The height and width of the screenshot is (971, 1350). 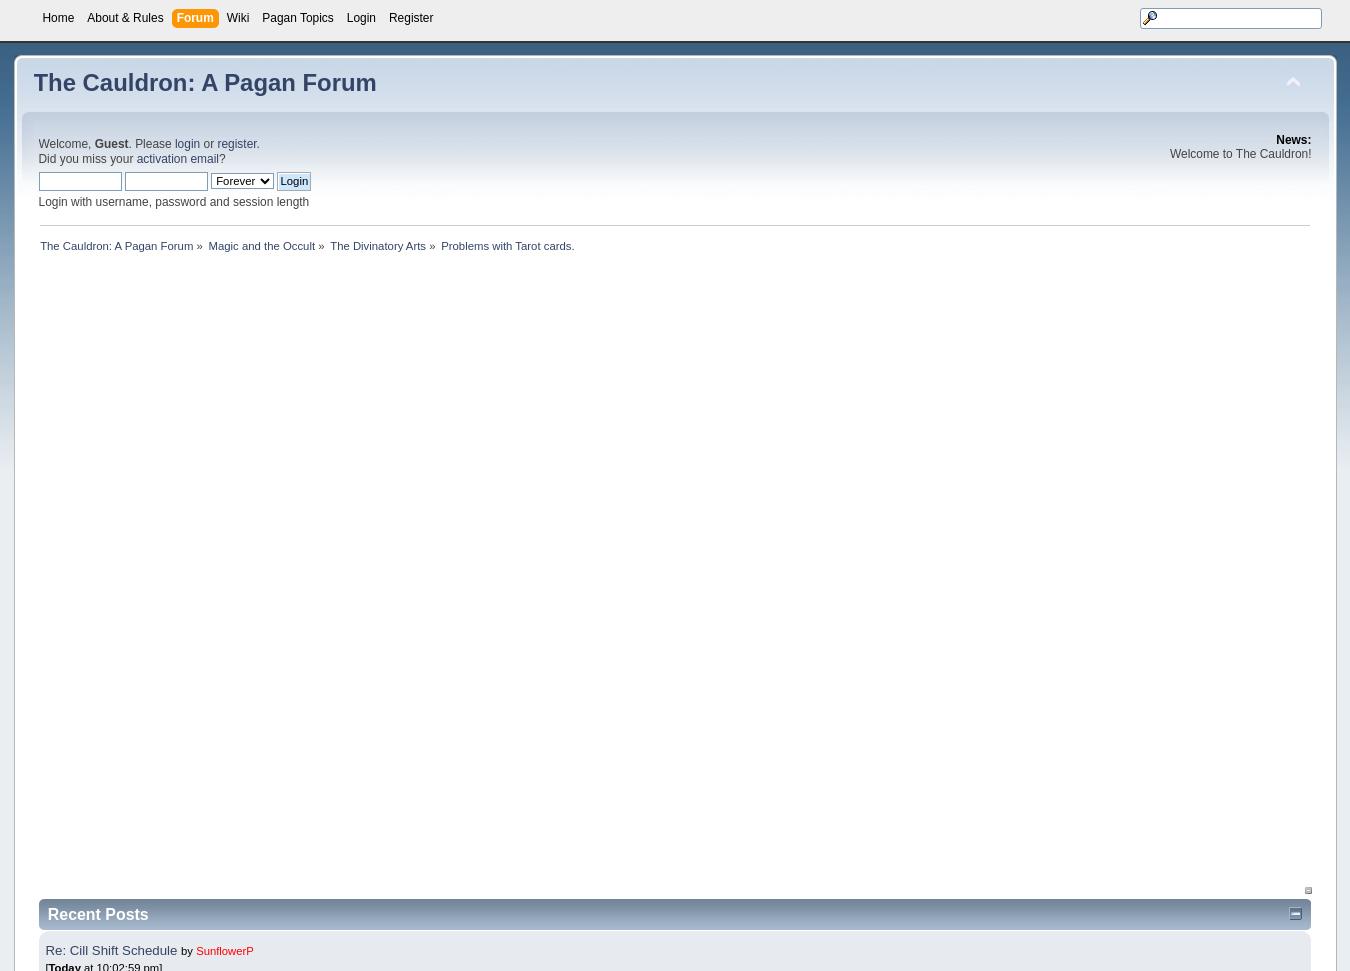 What do you see at coordinates (186, 143) in the screenshot?
I see `'login'` at bounding box center [186, 143].